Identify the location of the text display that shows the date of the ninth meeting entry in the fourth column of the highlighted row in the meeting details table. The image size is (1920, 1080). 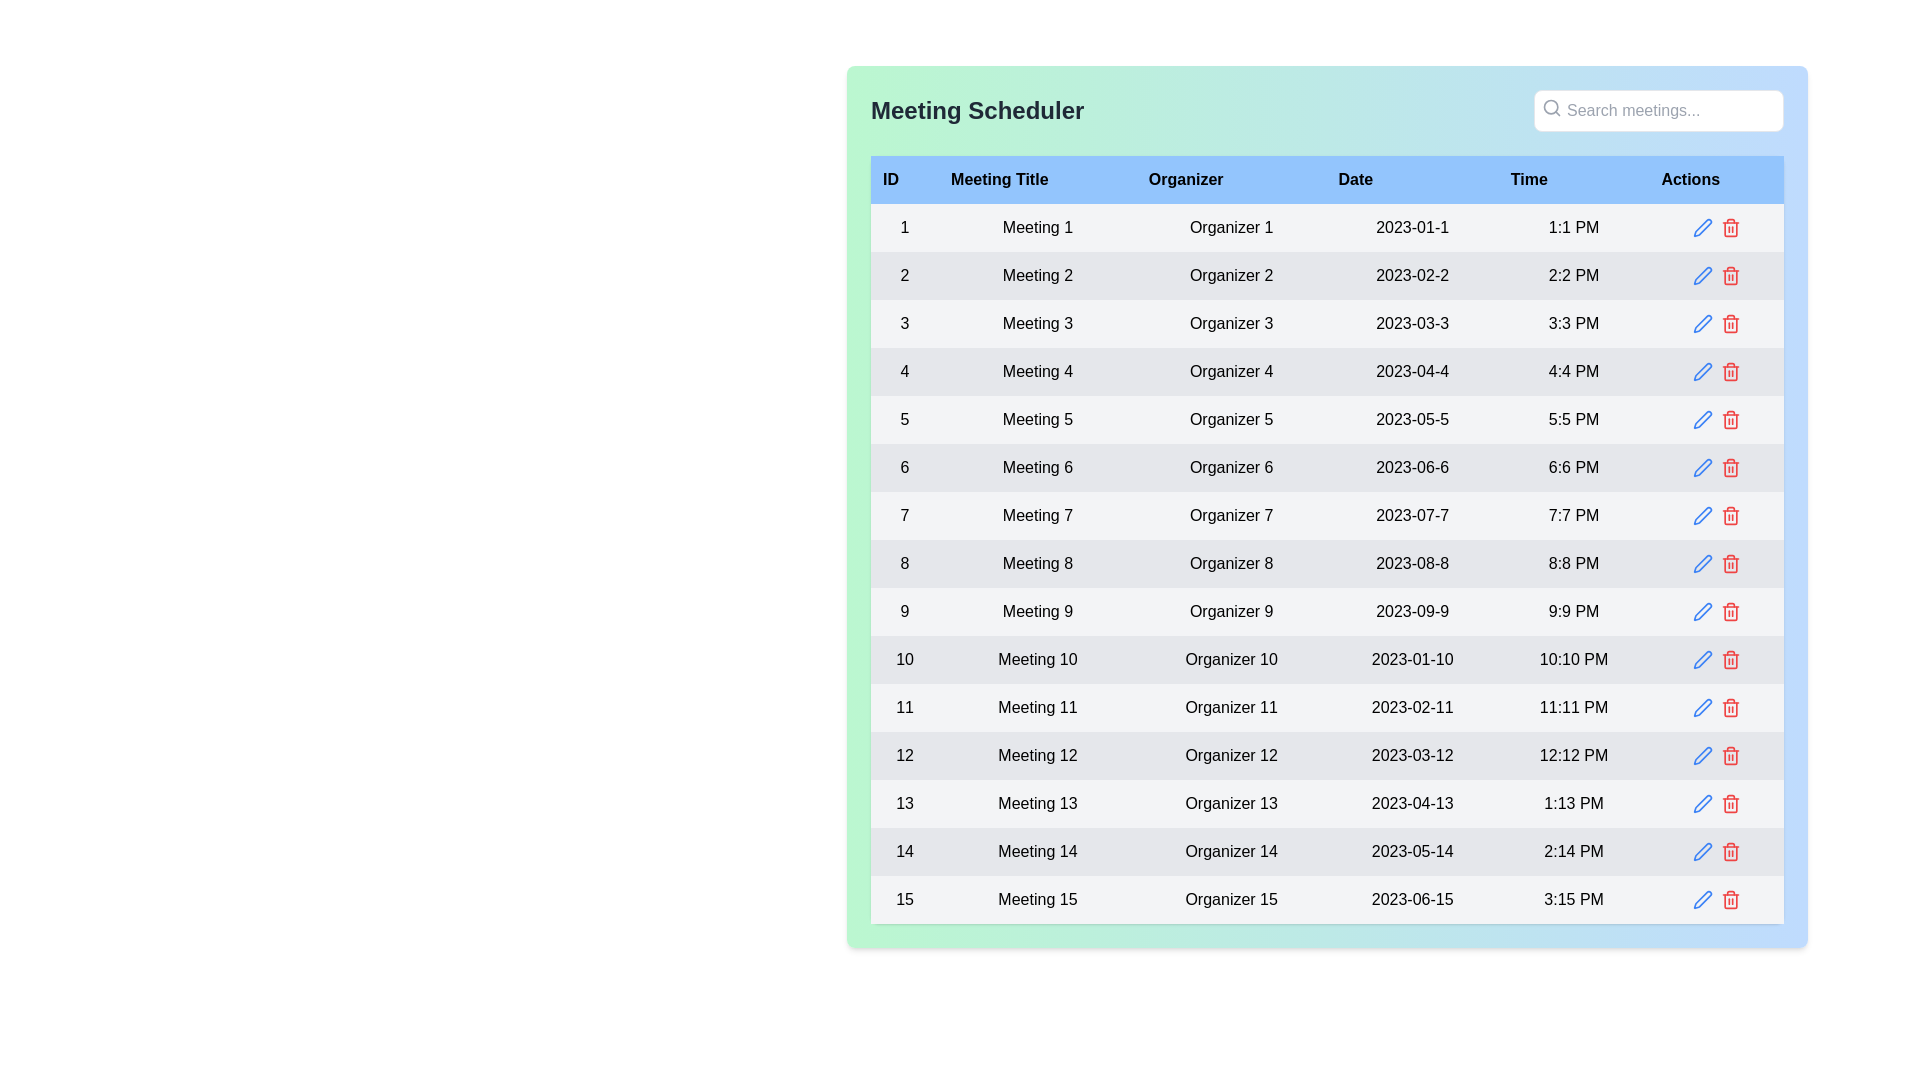
(1411, 611).